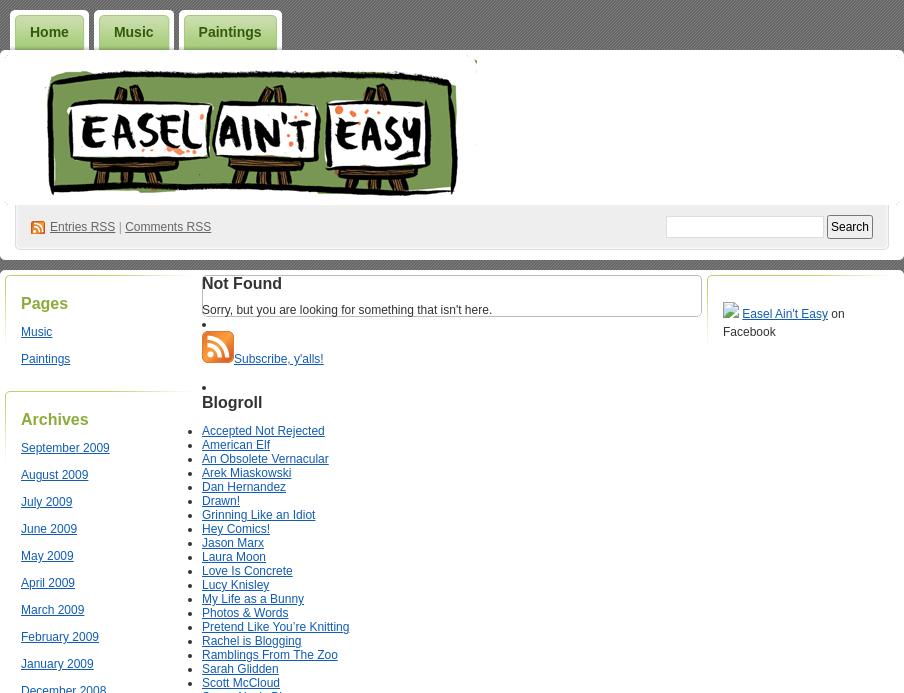 This screenshot has width=904, height=693. Describe the element at coordinates (19, 332) in the screenshot. I see `'Music'` at that location.